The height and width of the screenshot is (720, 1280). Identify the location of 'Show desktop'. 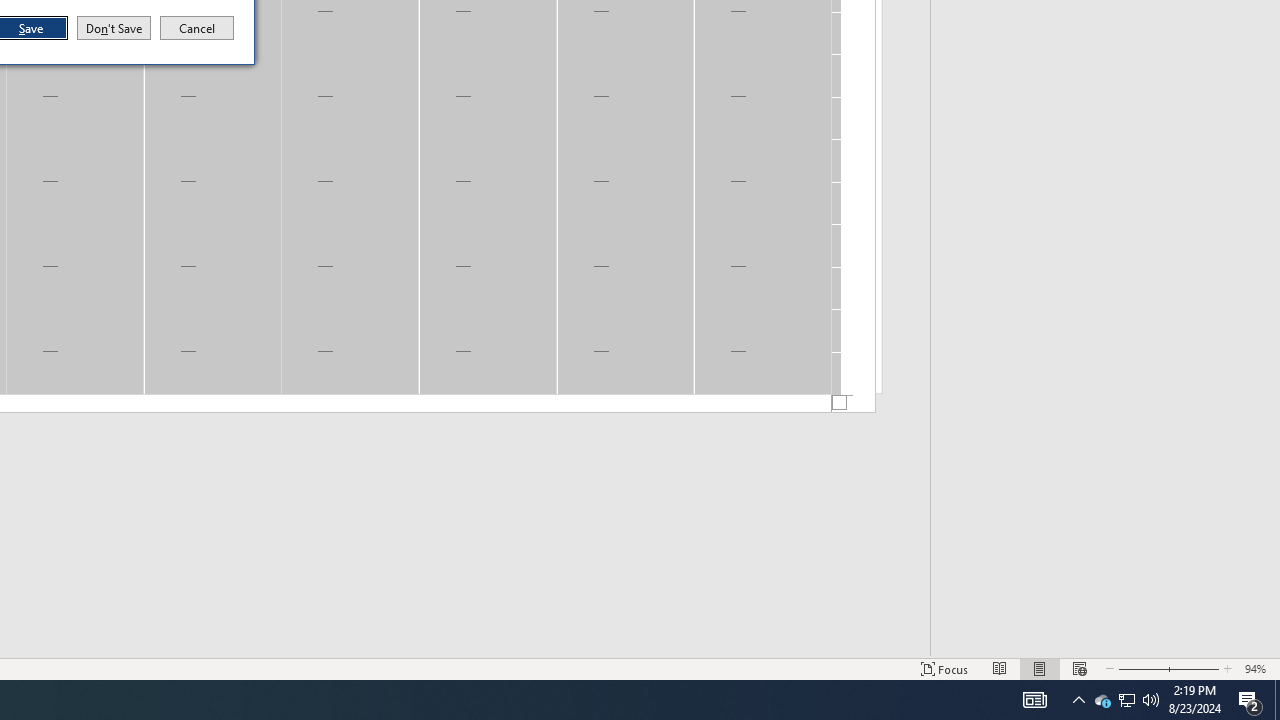
(1250, 698).